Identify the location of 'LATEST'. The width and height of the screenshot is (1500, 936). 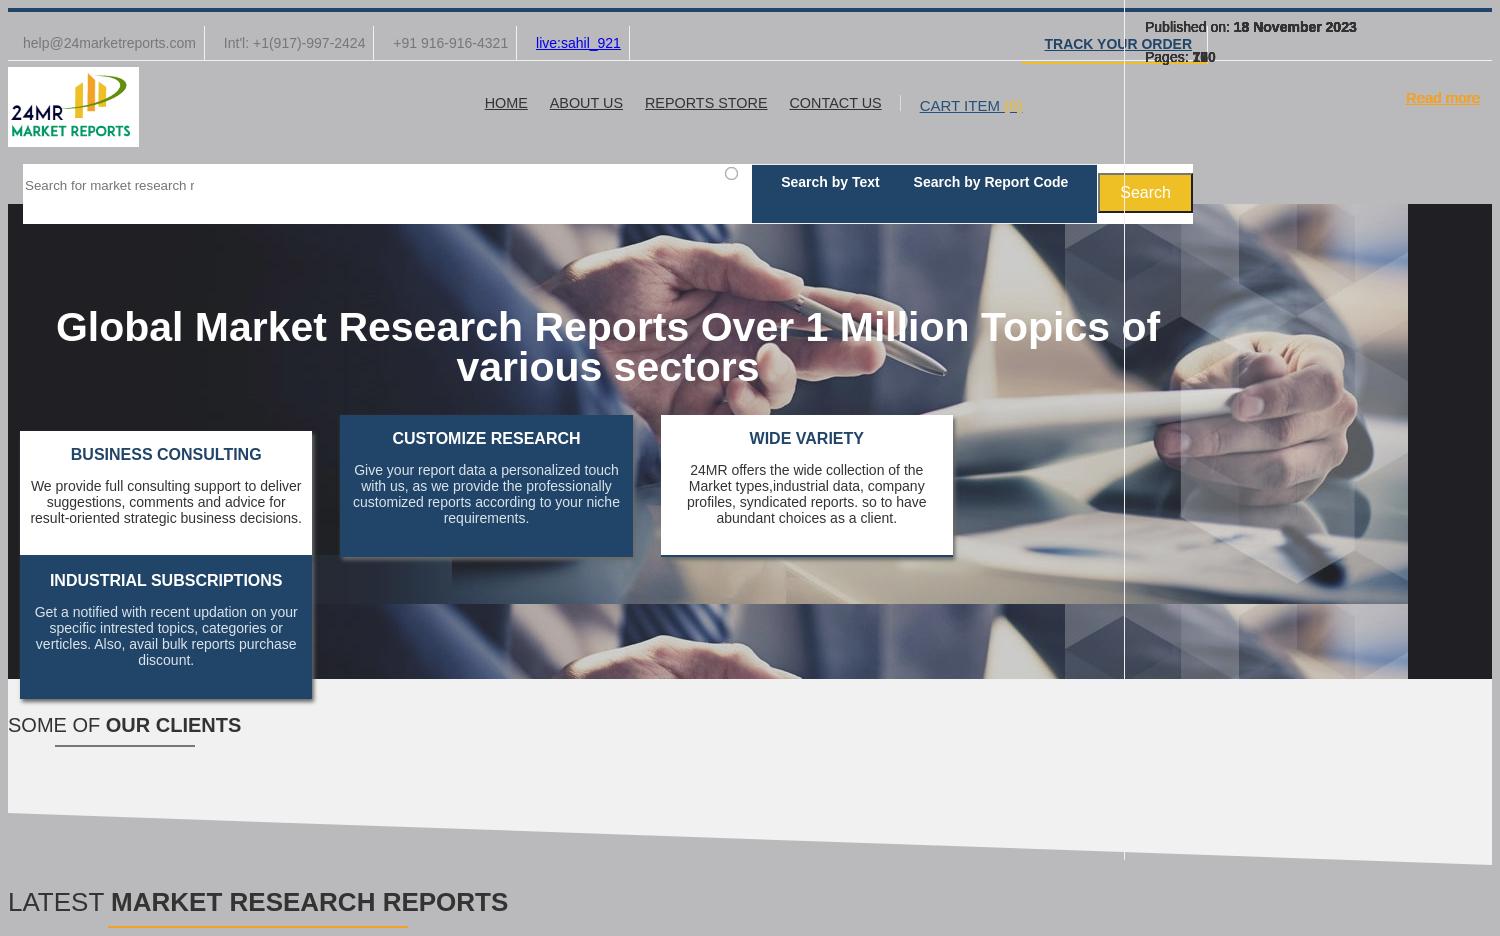
(59, 902).